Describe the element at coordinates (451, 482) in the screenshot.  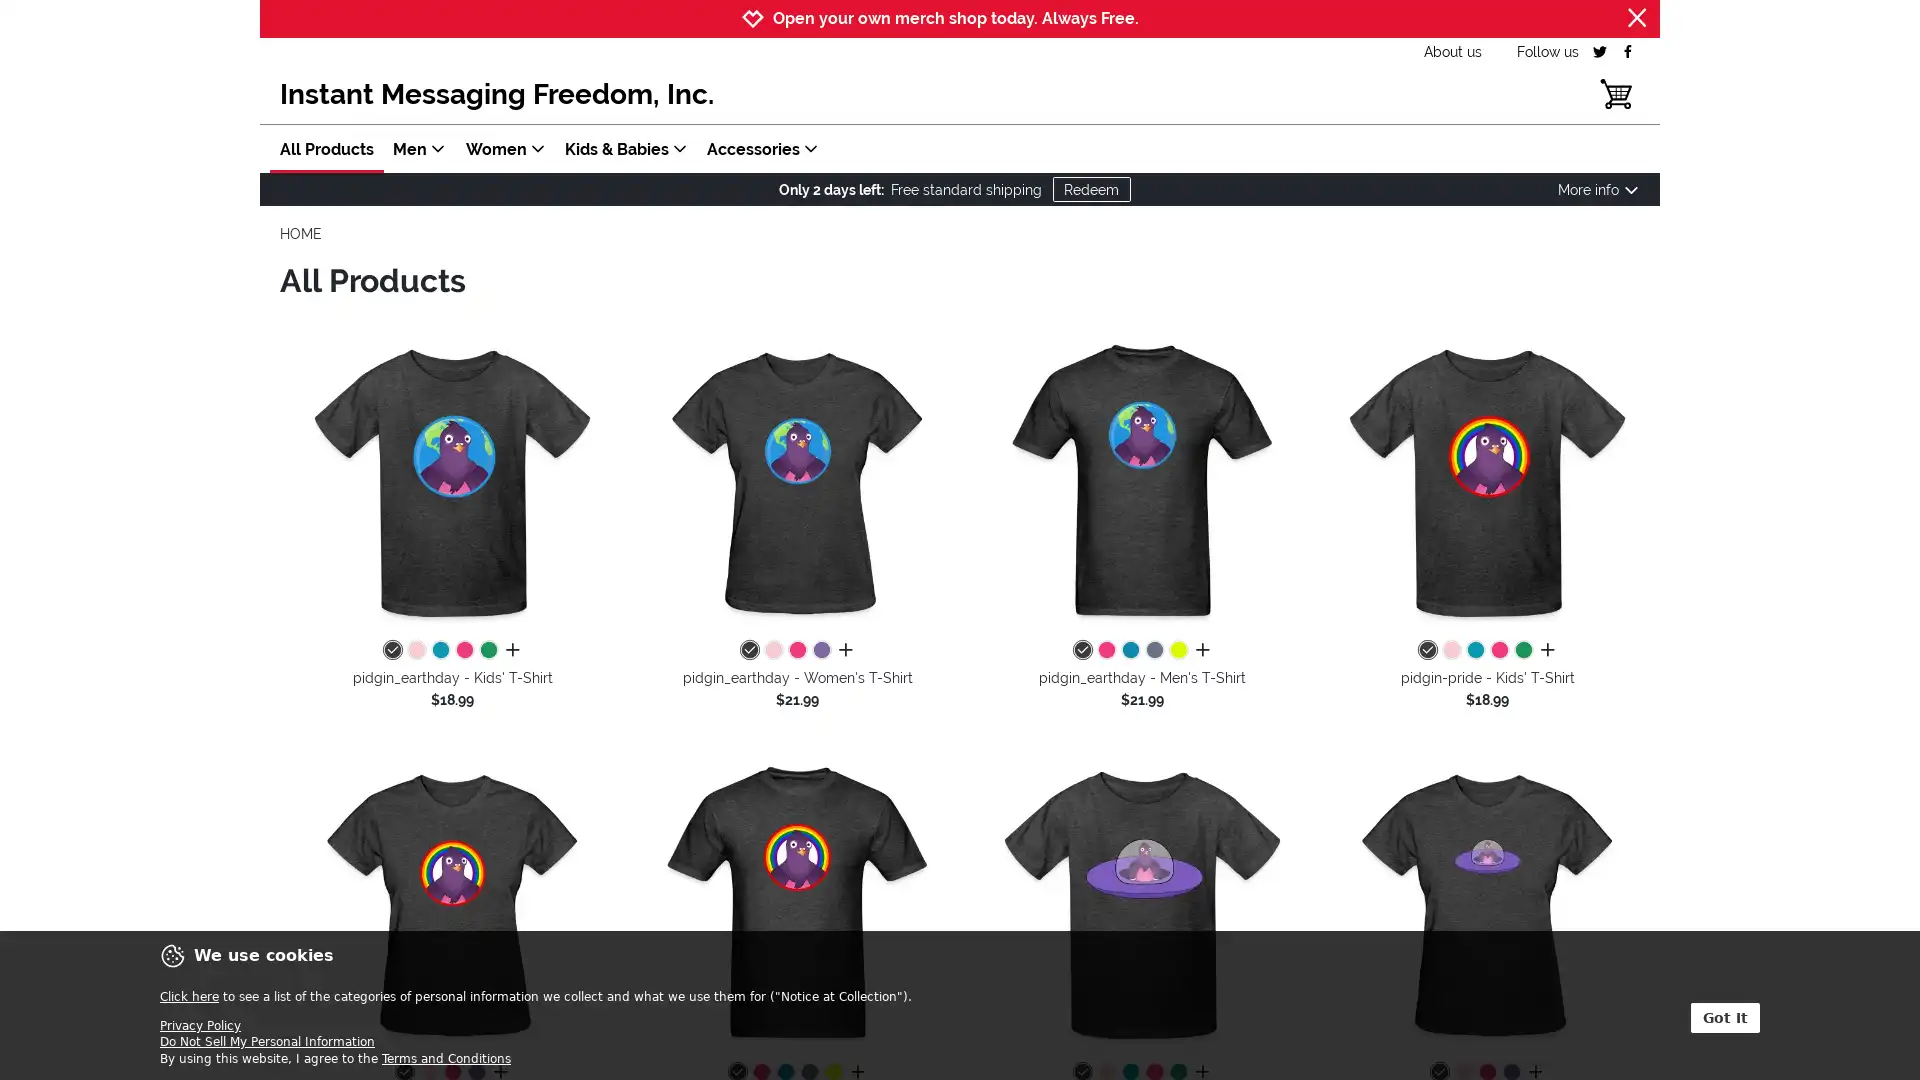
I see `pidgin_earthday - Kids' T-Shirt` at that location.